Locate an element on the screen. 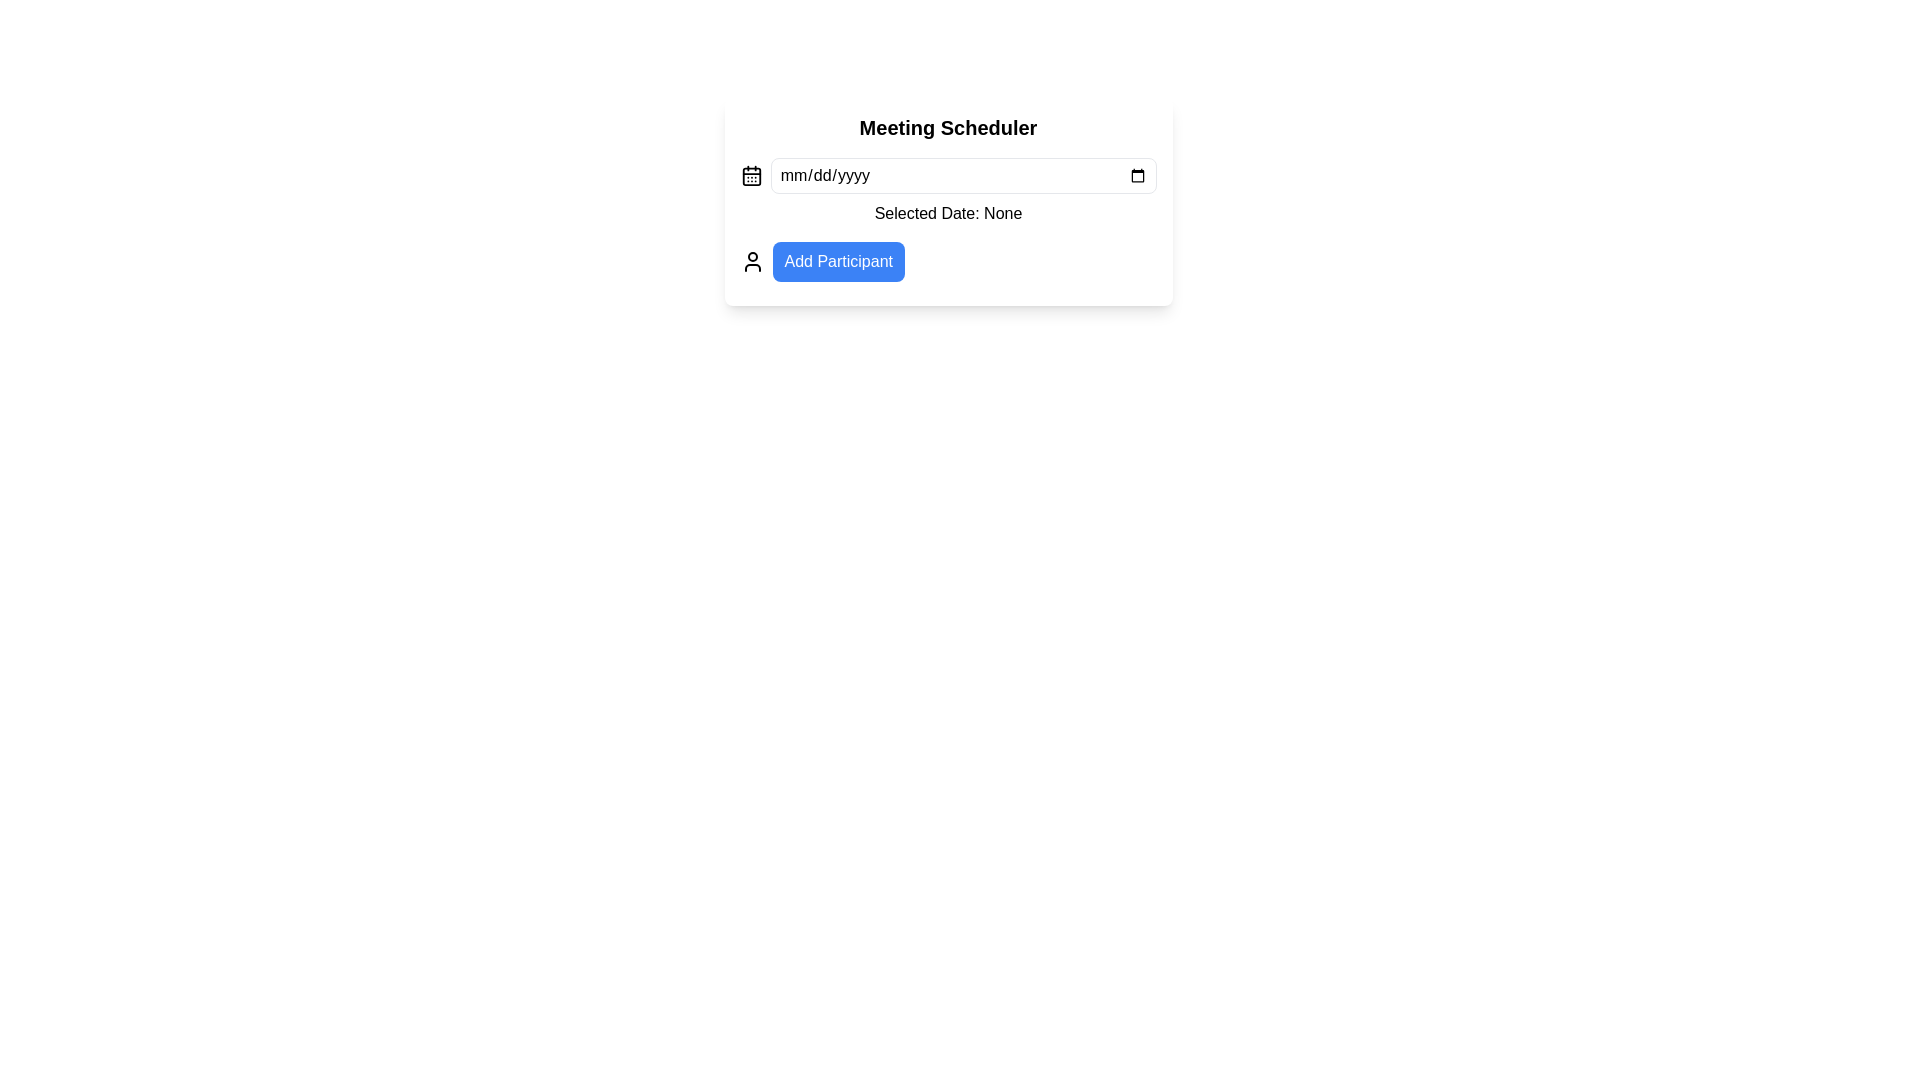 The width and height of the screenshot is (1920, 1080). the button located centrally within the meeting scheduler UI is located at coordinates (947, 261).